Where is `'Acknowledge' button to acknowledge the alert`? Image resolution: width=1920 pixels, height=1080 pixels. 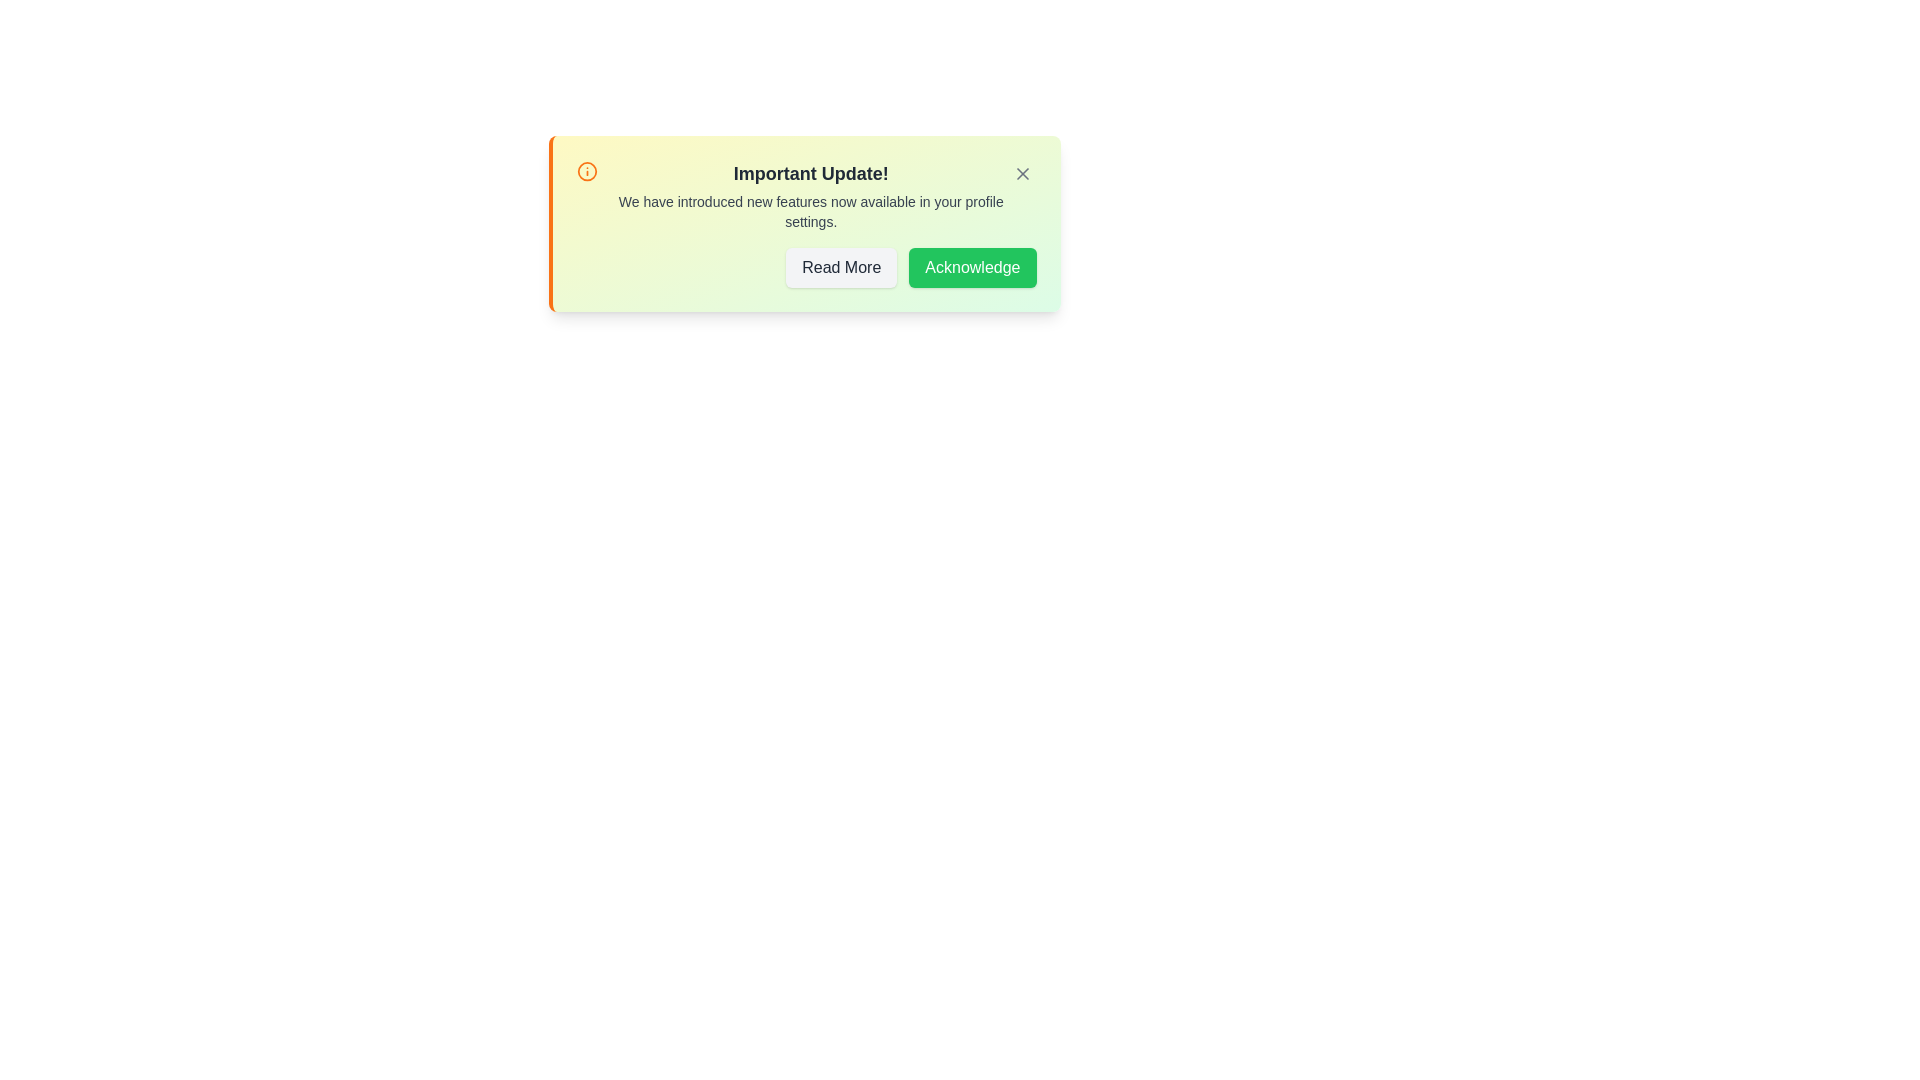 'Acknowledge' button to acknowledge the alert is located at coordinates (972, 266).